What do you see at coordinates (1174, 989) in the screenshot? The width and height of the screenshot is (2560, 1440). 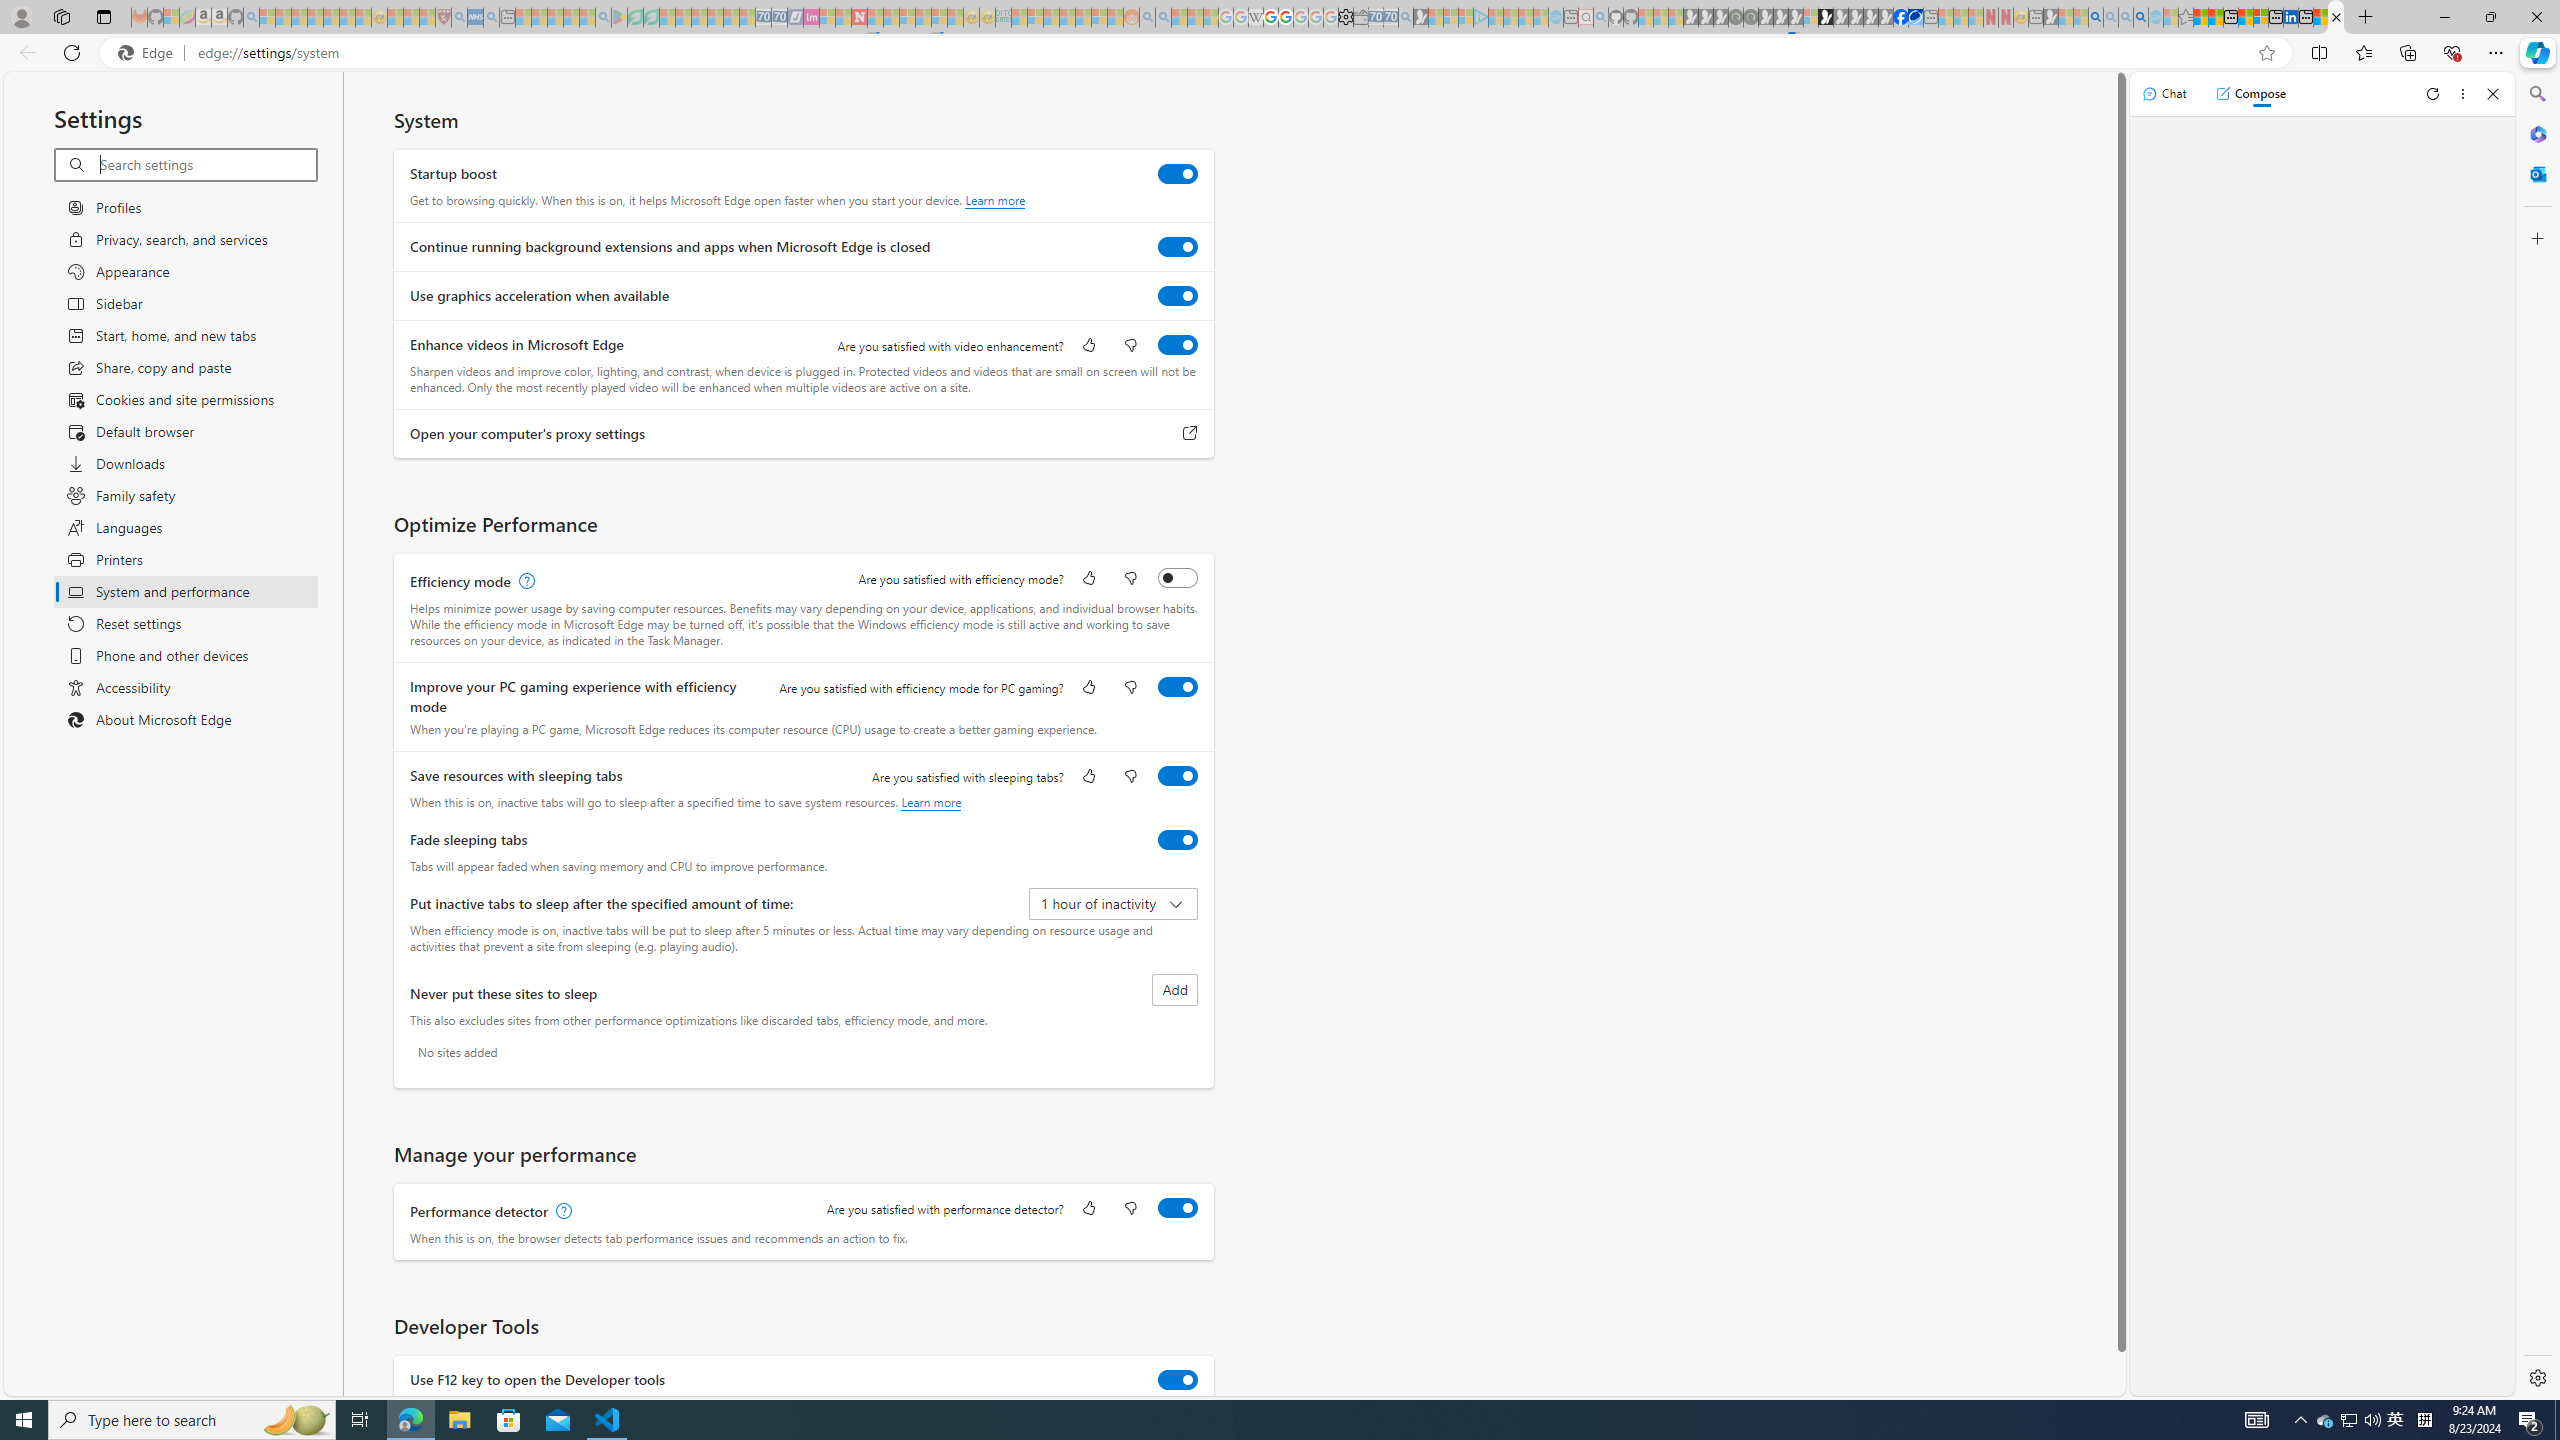 I see `'Add site to never put these sites to sleep list'` at bounding box center [1174, 989].